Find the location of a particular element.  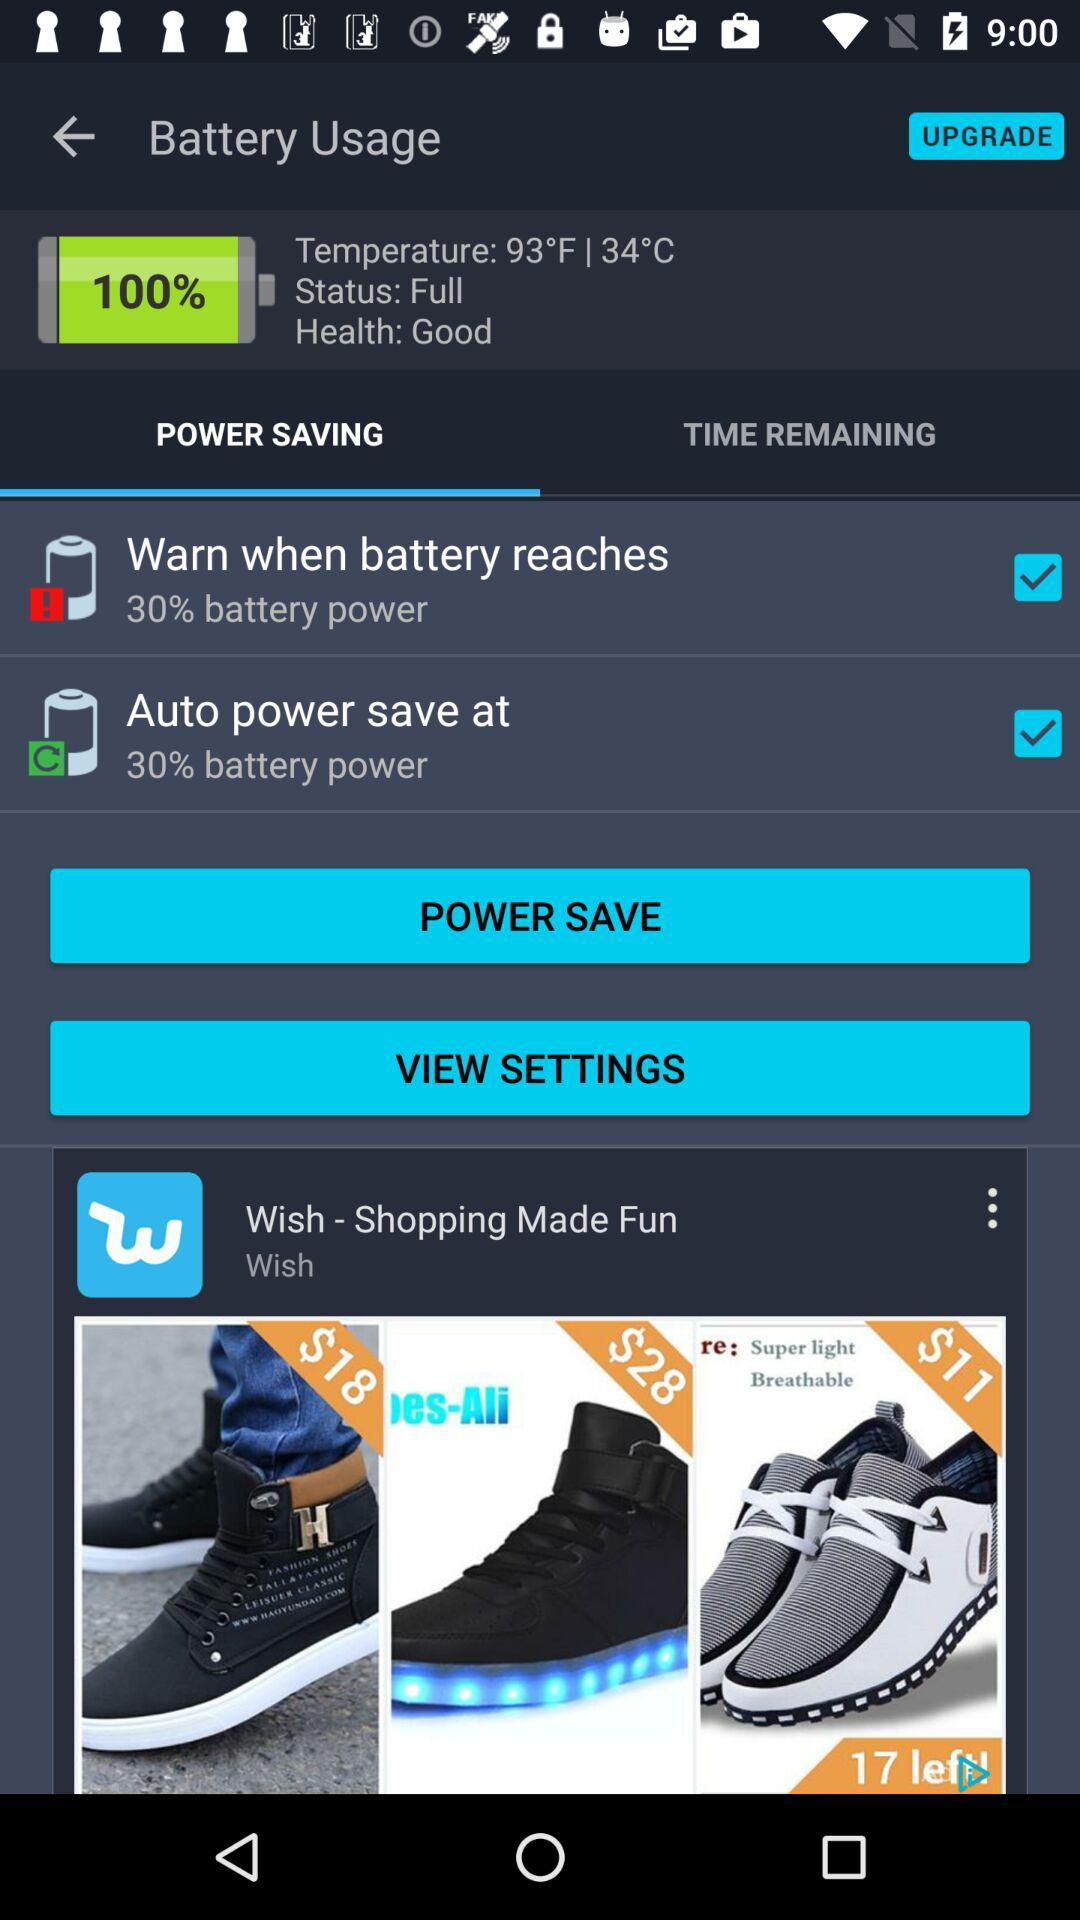

advert logo icon is located at coordinates (138, 1233).